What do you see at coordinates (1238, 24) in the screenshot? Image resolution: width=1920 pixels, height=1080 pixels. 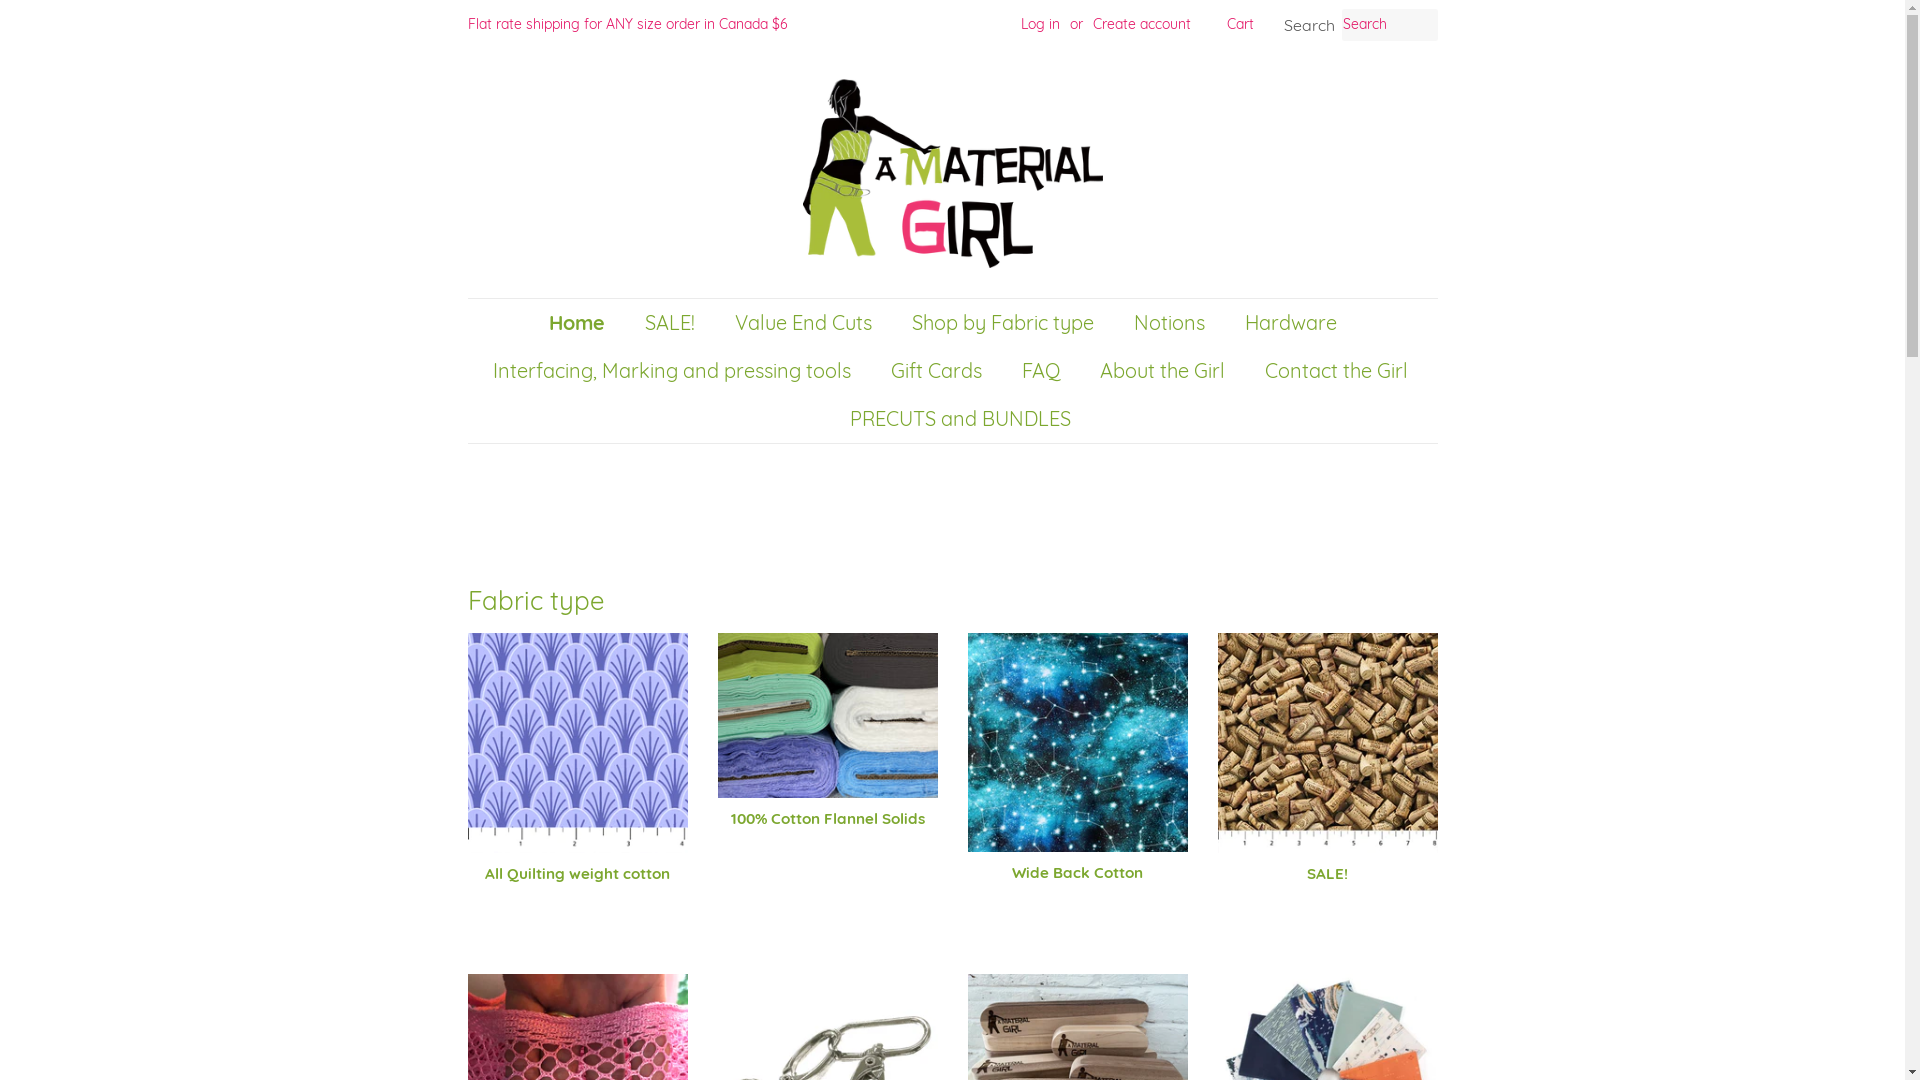 I see `'Cart'` at bounding box center [1238, 24].